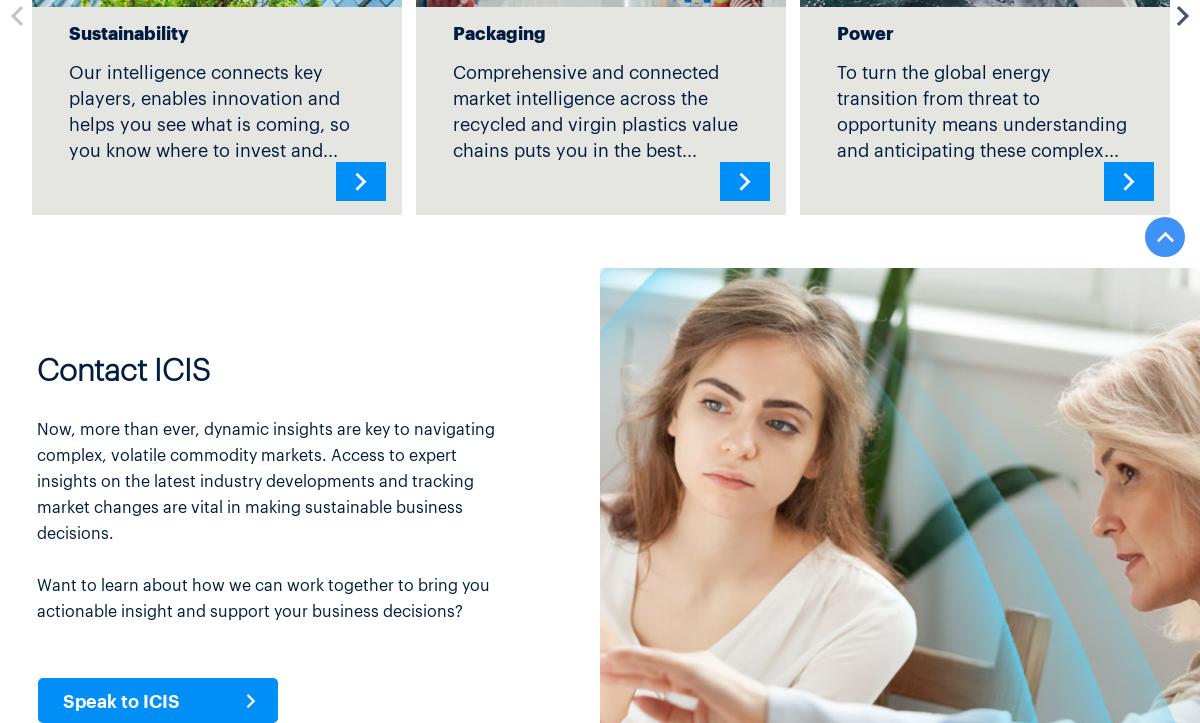 This screenshot has height=723, width=1200. I want to click on 'Our intelligence connects key players, enables innovation and helps you see what is coming, so you know where to invest and where to transform.', so click(208, 121).